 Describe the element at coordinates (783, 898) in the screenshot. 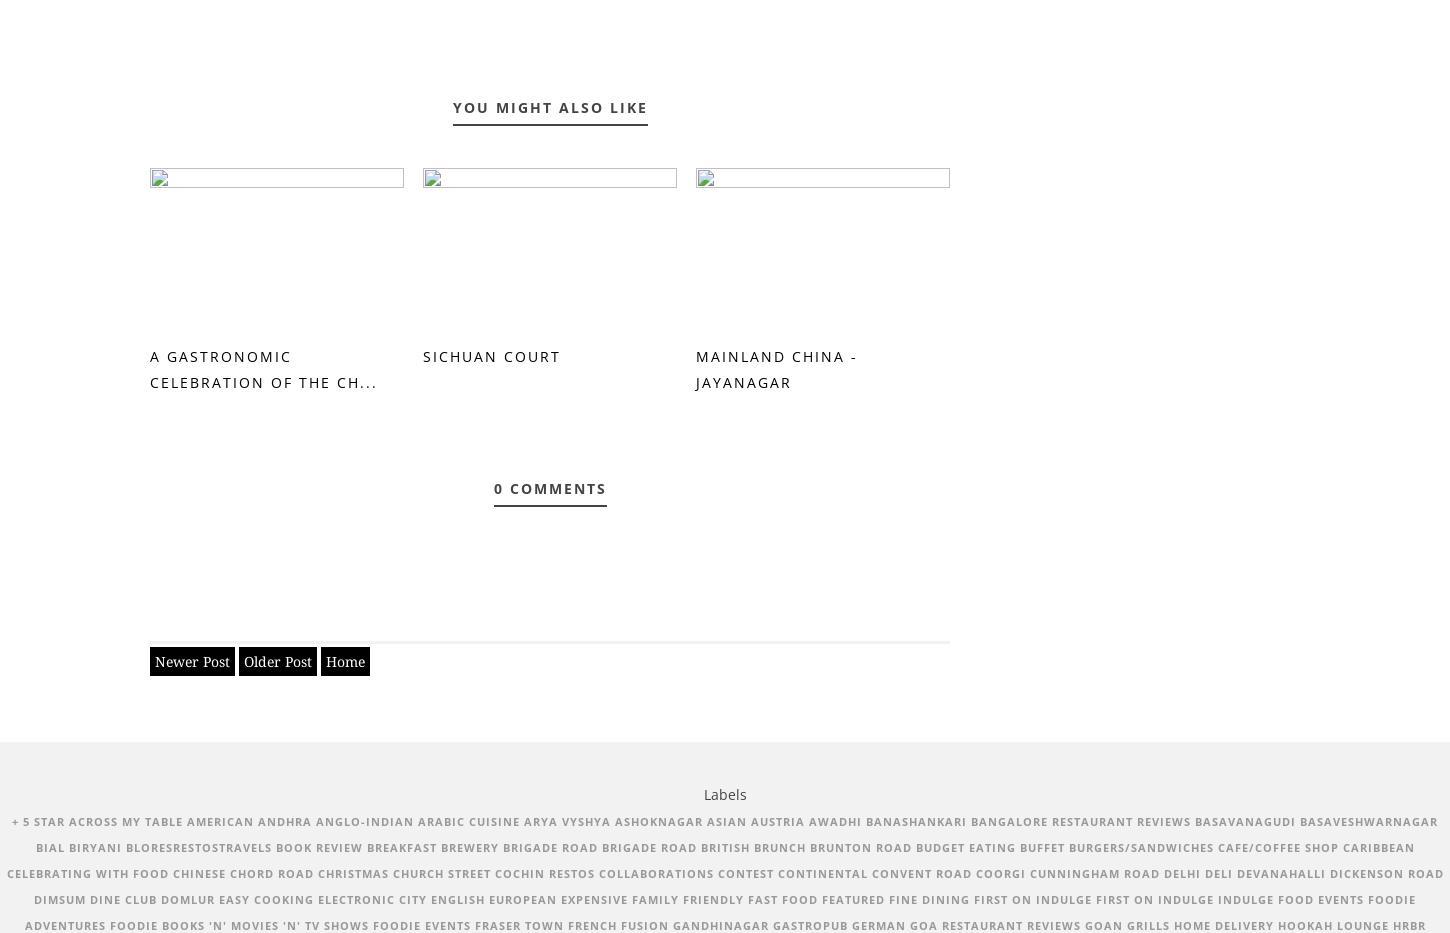

I see `'fast food'` at that location.